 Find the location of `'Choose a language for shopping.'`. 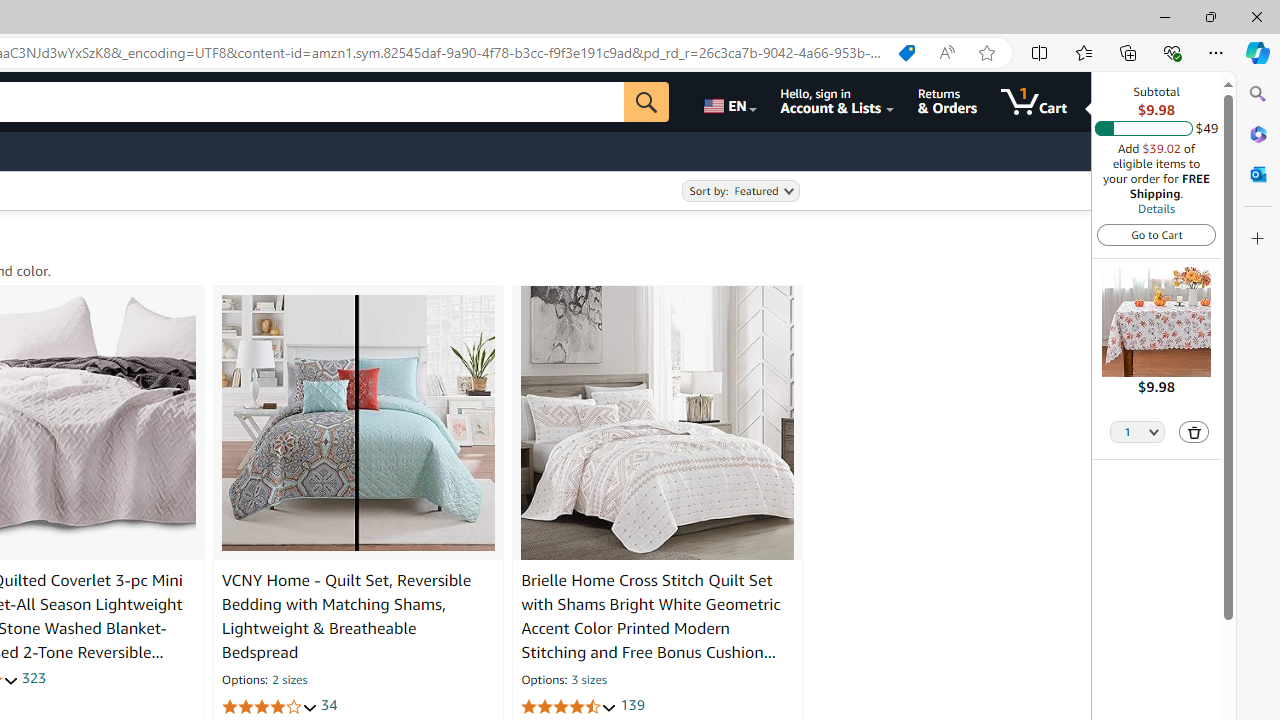

'Choose a language for shopping.' is located at coordinates (727, 101).